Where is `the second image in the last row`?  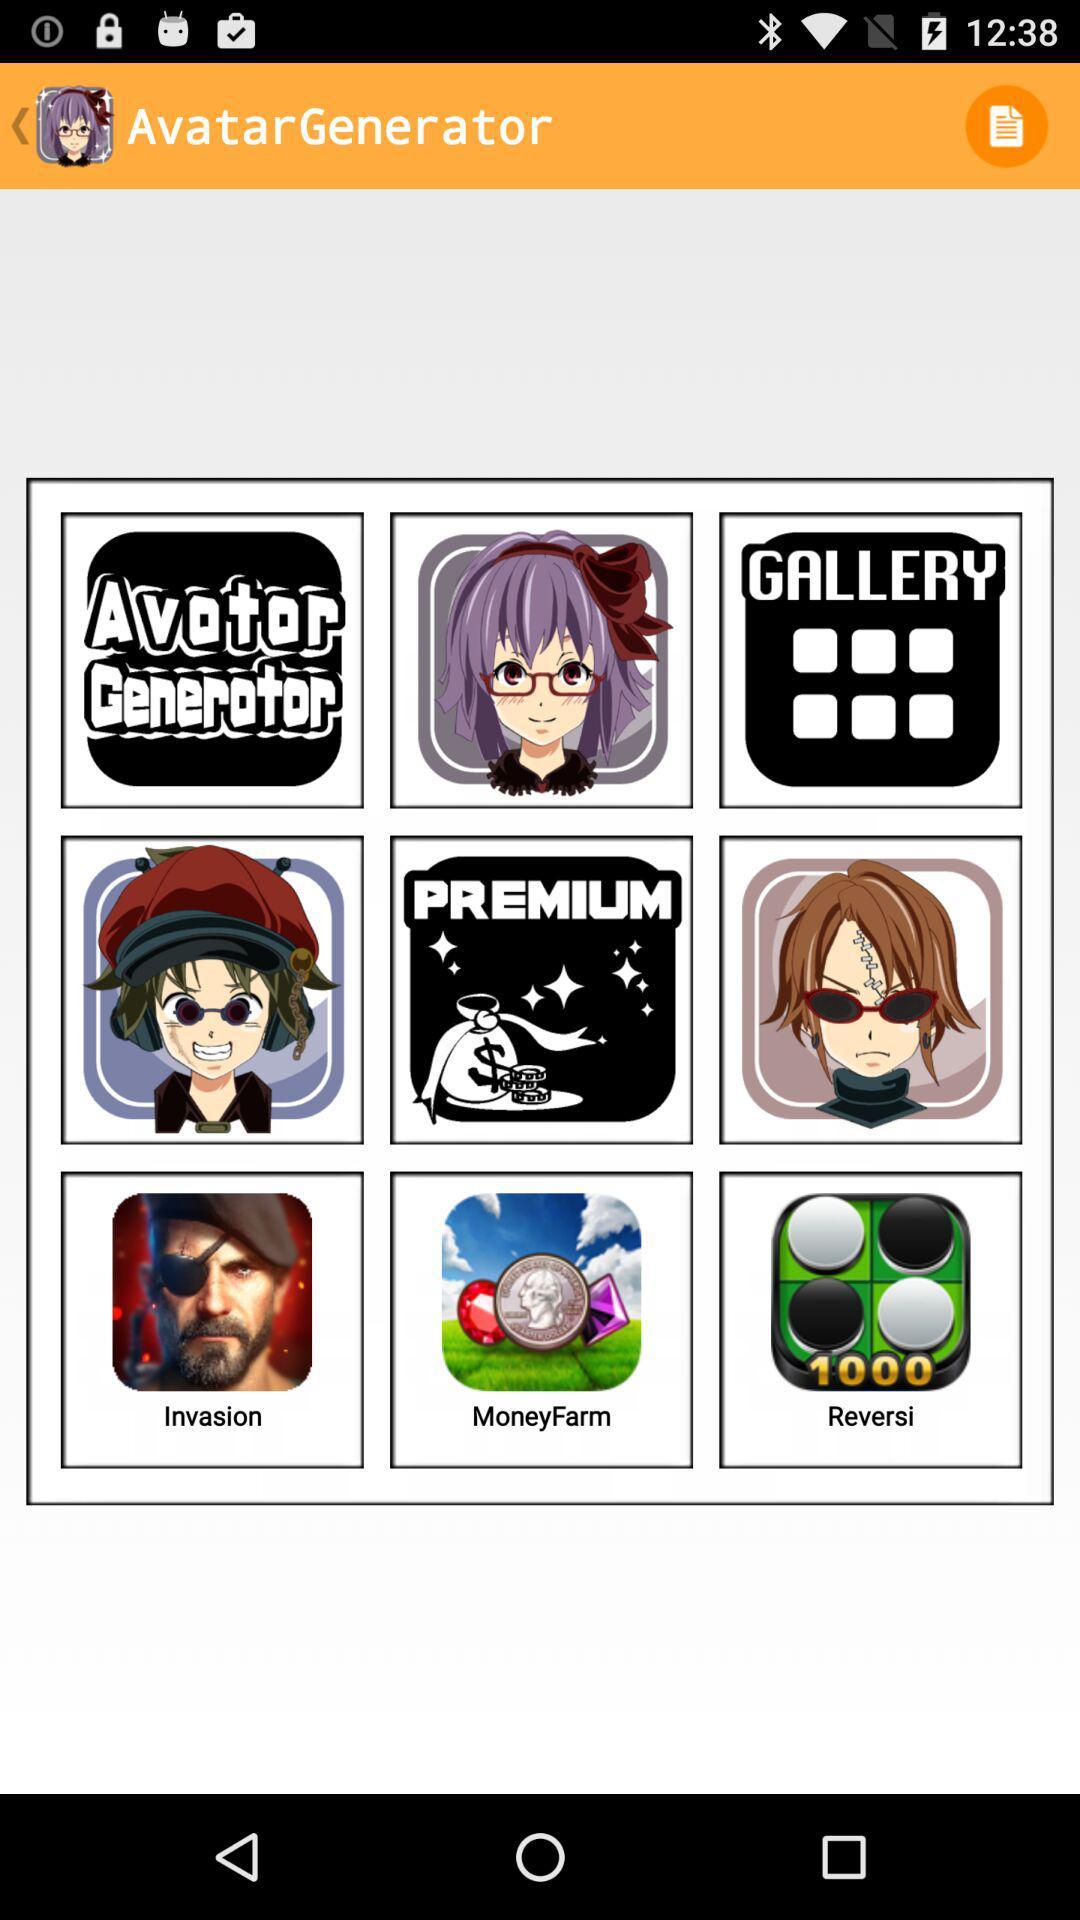
the second image in the last row is located at coordinates (541, 1325).